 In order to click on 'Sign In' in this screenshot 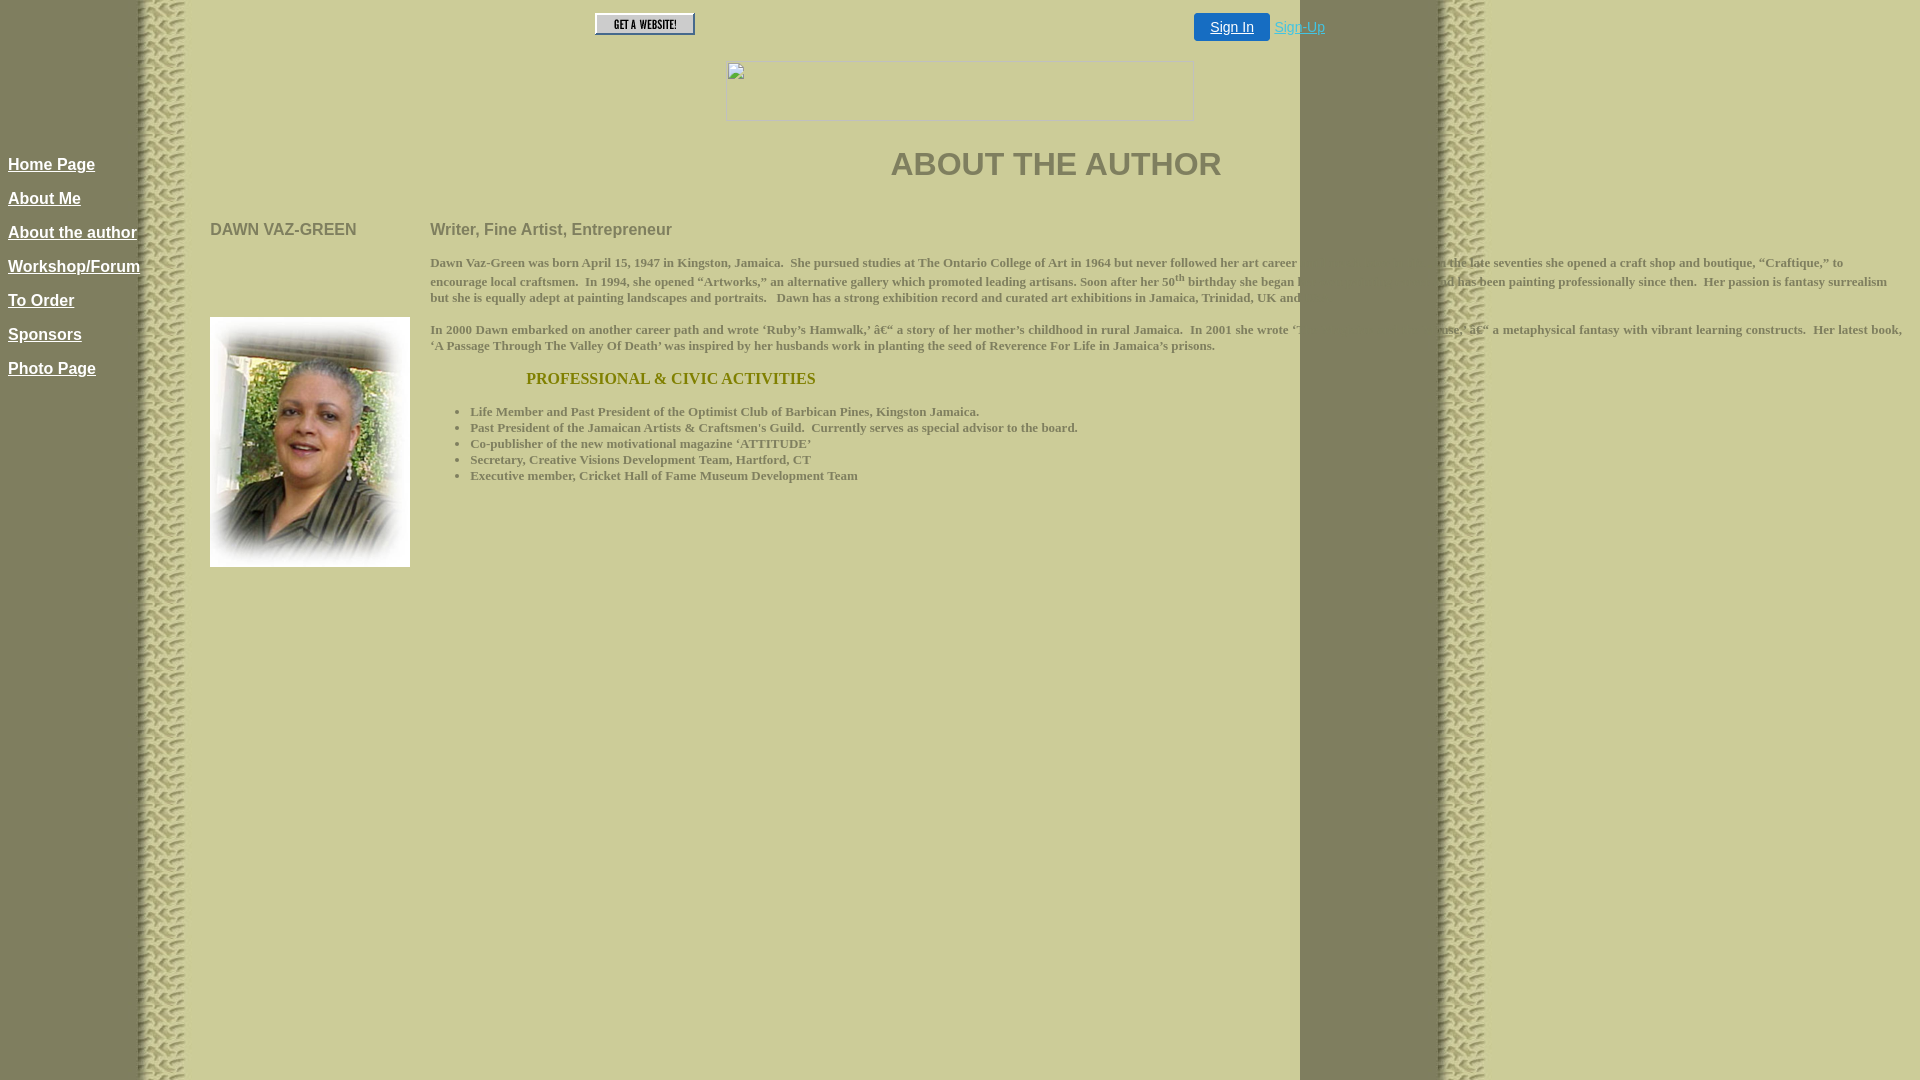, I will do `click(1231, 27)`.